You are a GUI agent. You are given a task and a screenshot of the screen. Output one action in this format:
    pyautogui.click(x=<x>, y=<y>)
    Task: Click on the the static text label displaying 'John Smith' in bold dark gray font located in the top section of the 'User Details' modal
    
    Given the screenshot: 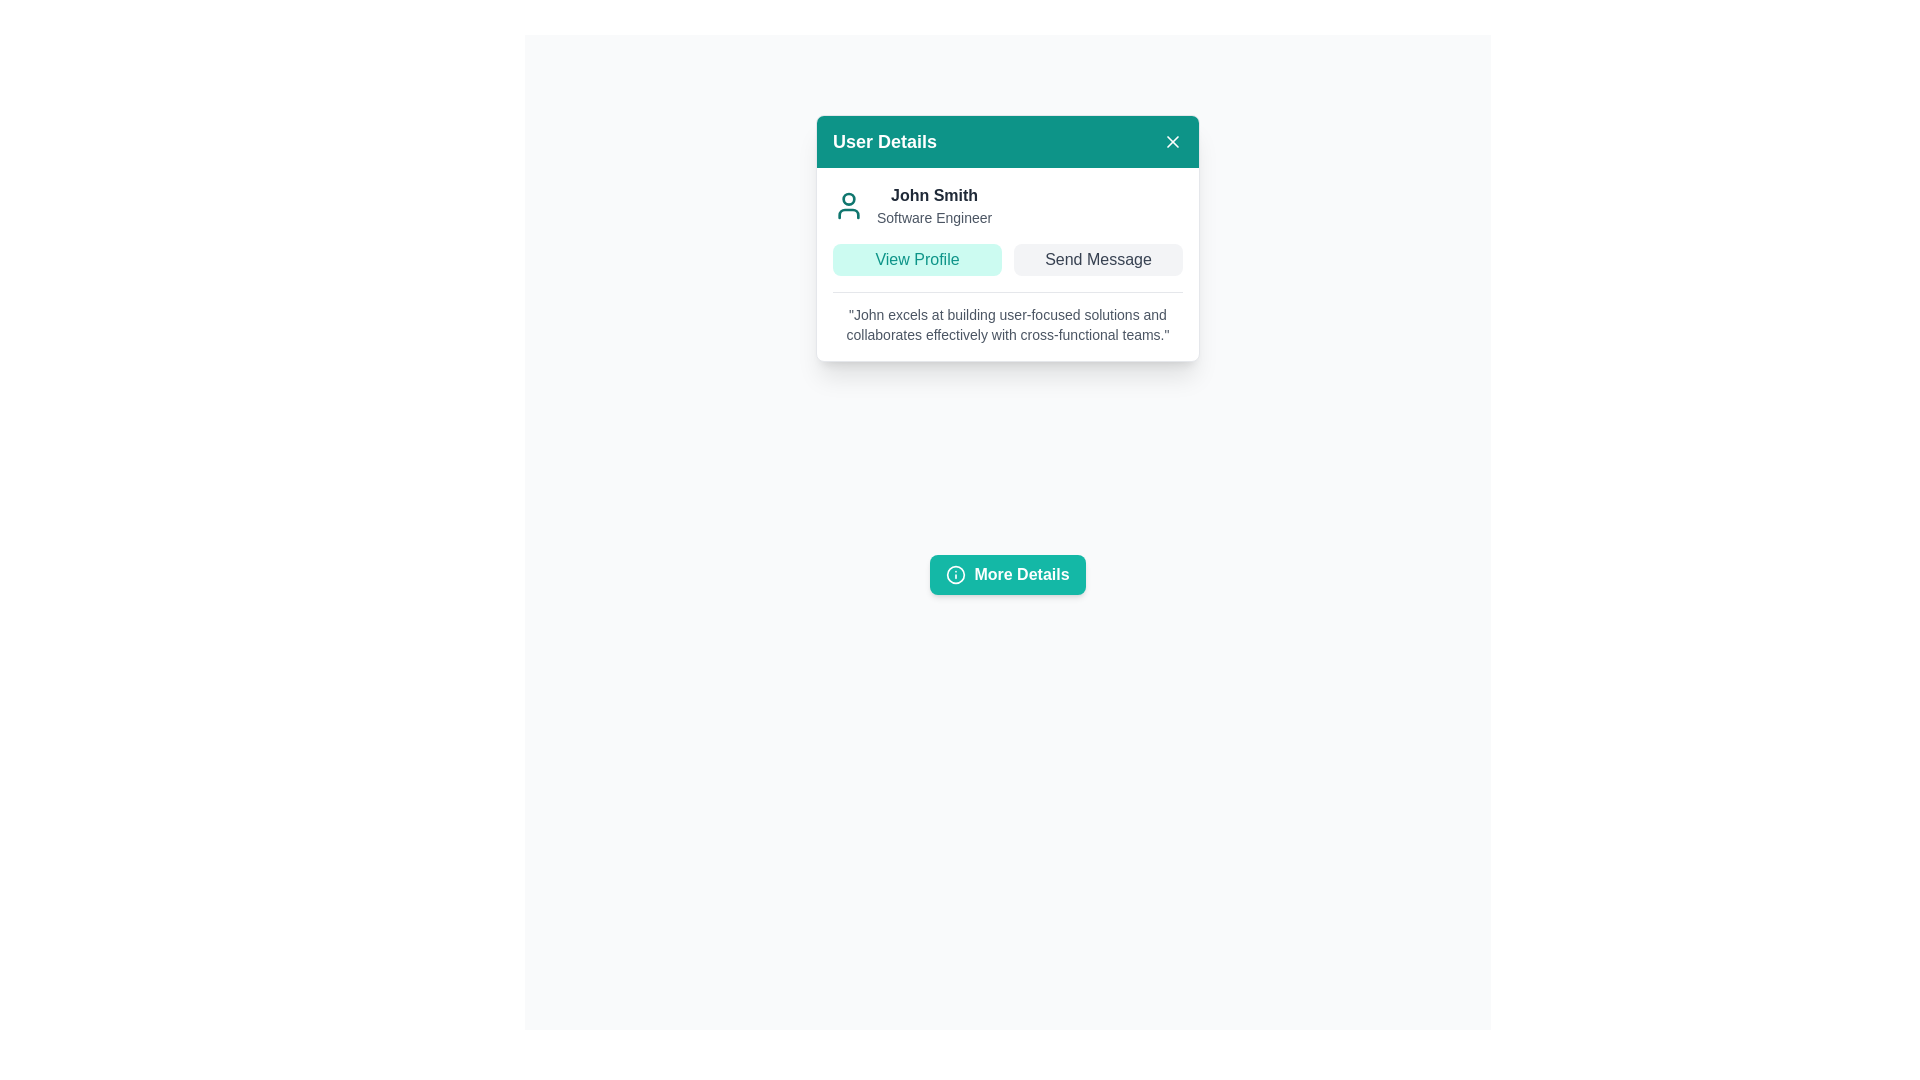 What is the action you would take?
    pyautogui.click(x=933, y=196)
    